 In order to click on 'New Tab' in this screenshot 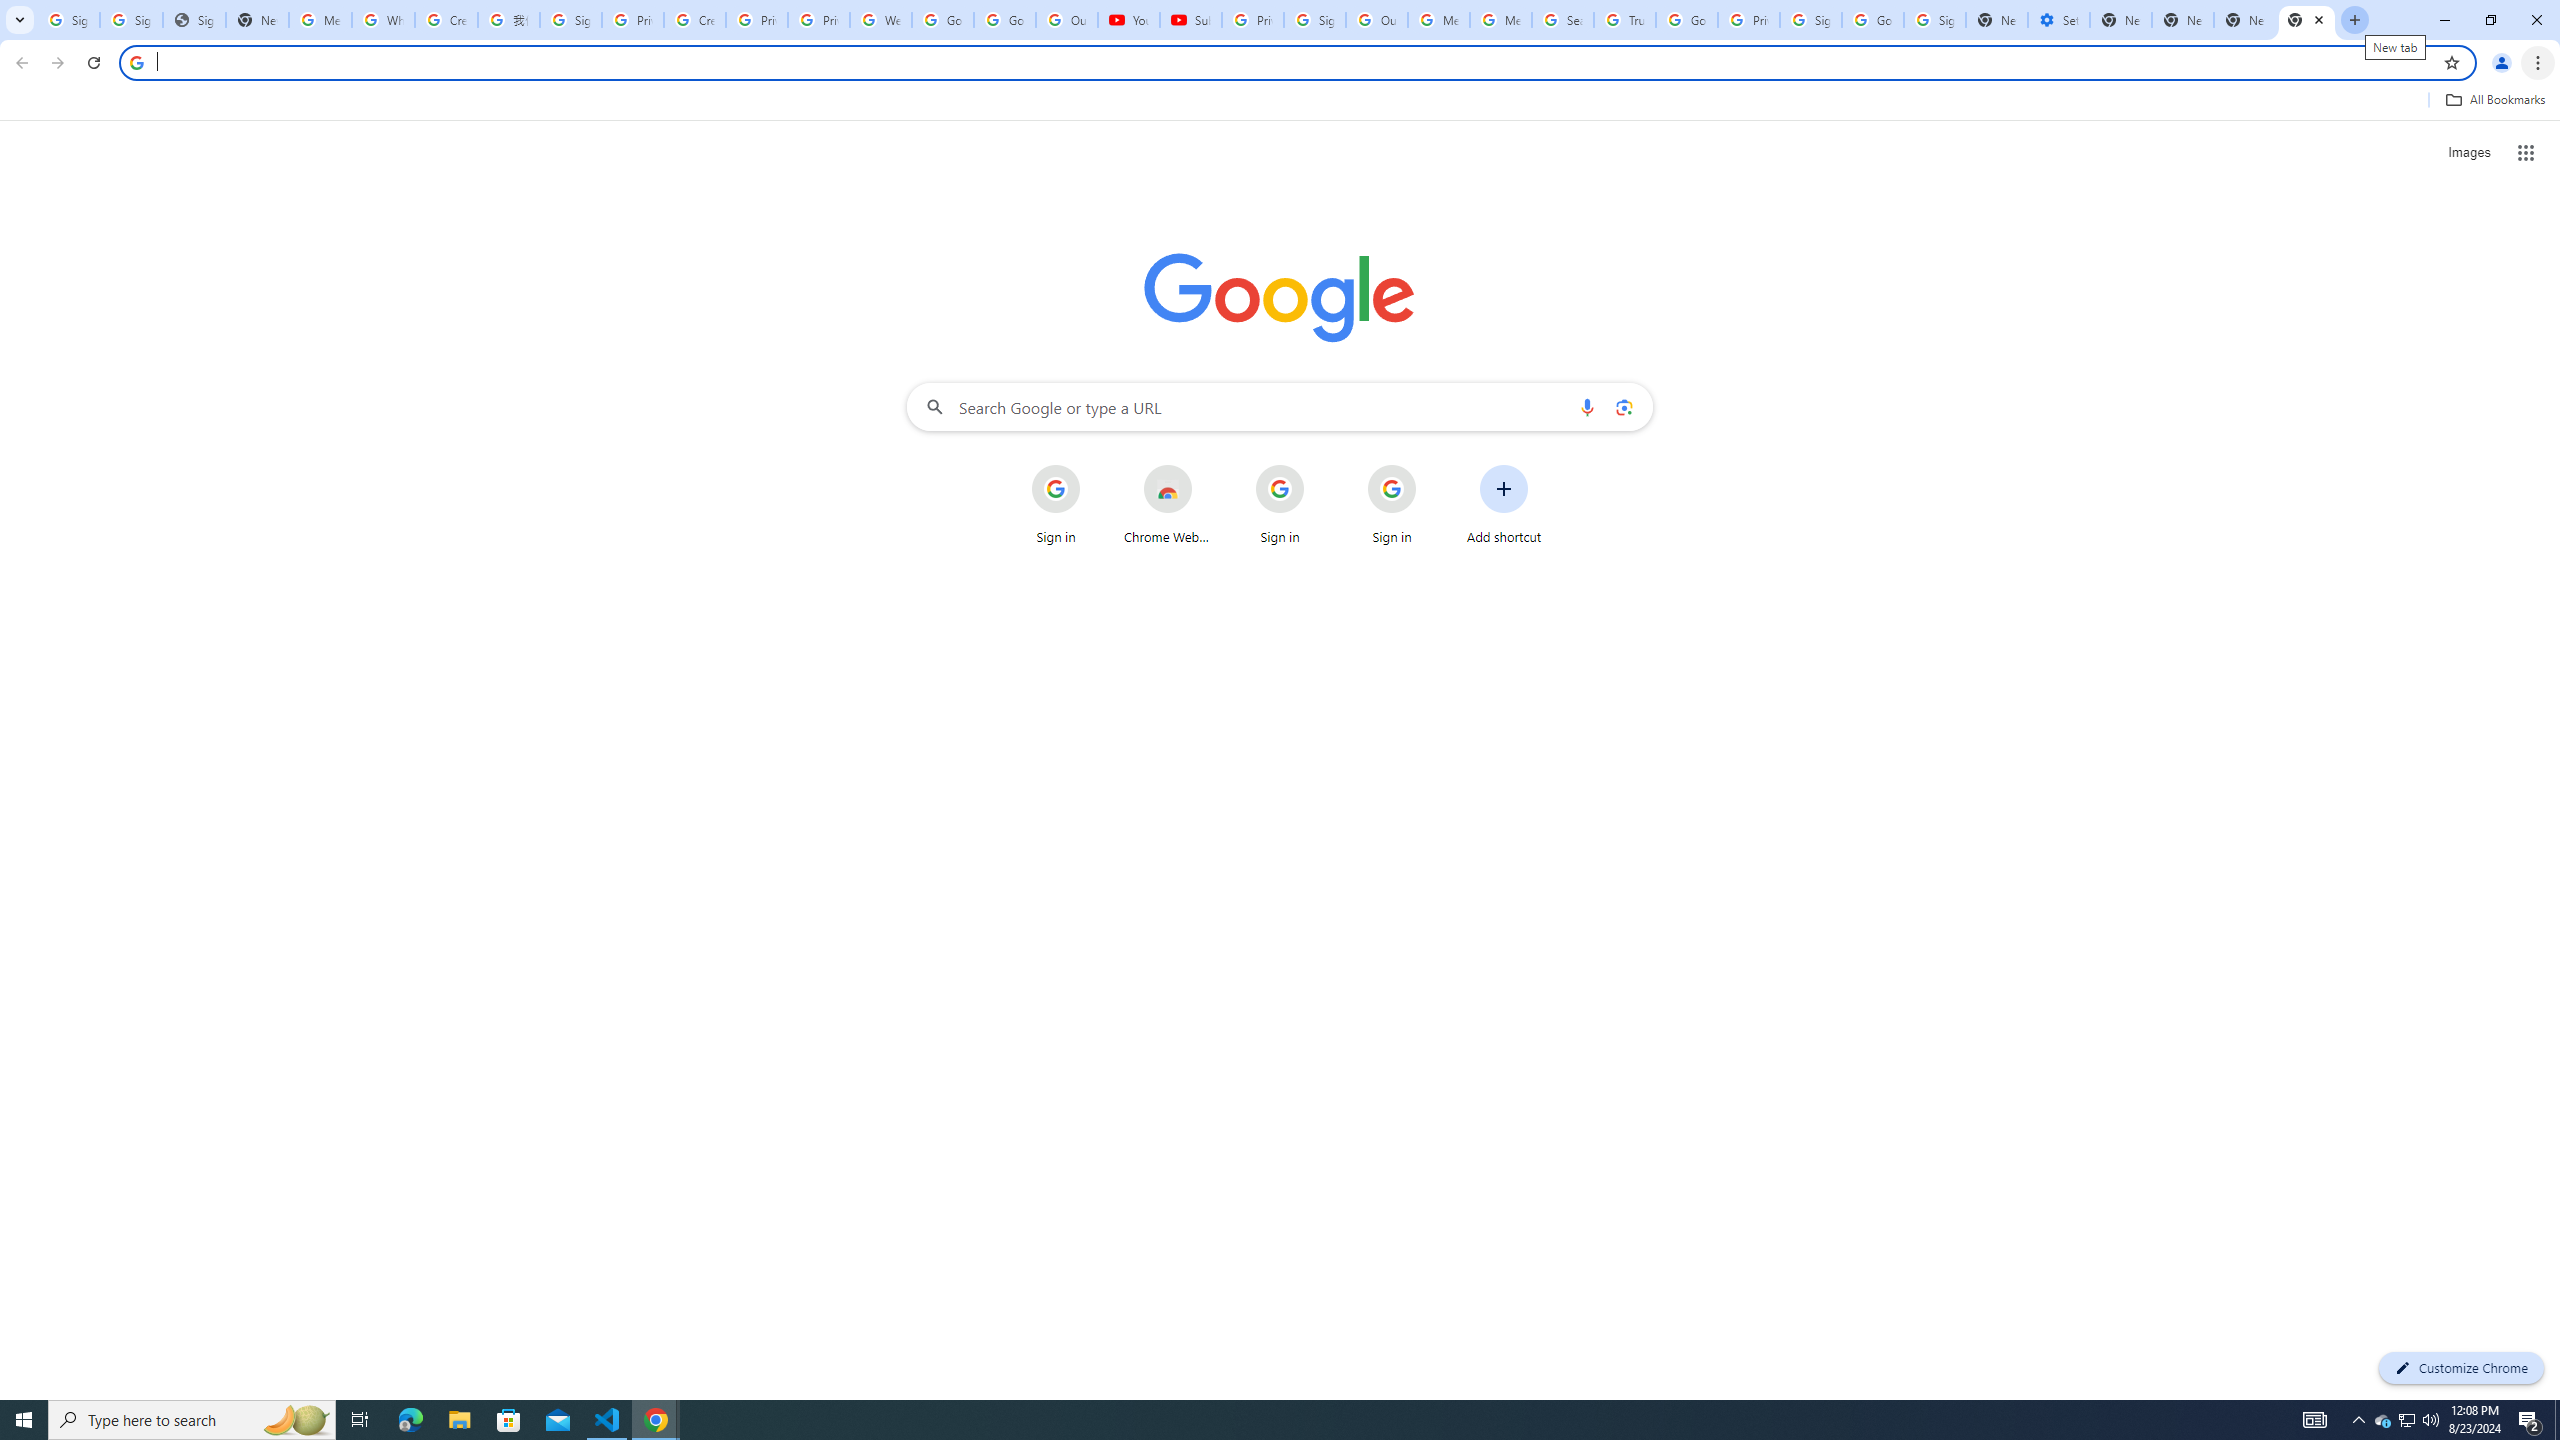, I will do `click(2307, 19)`.